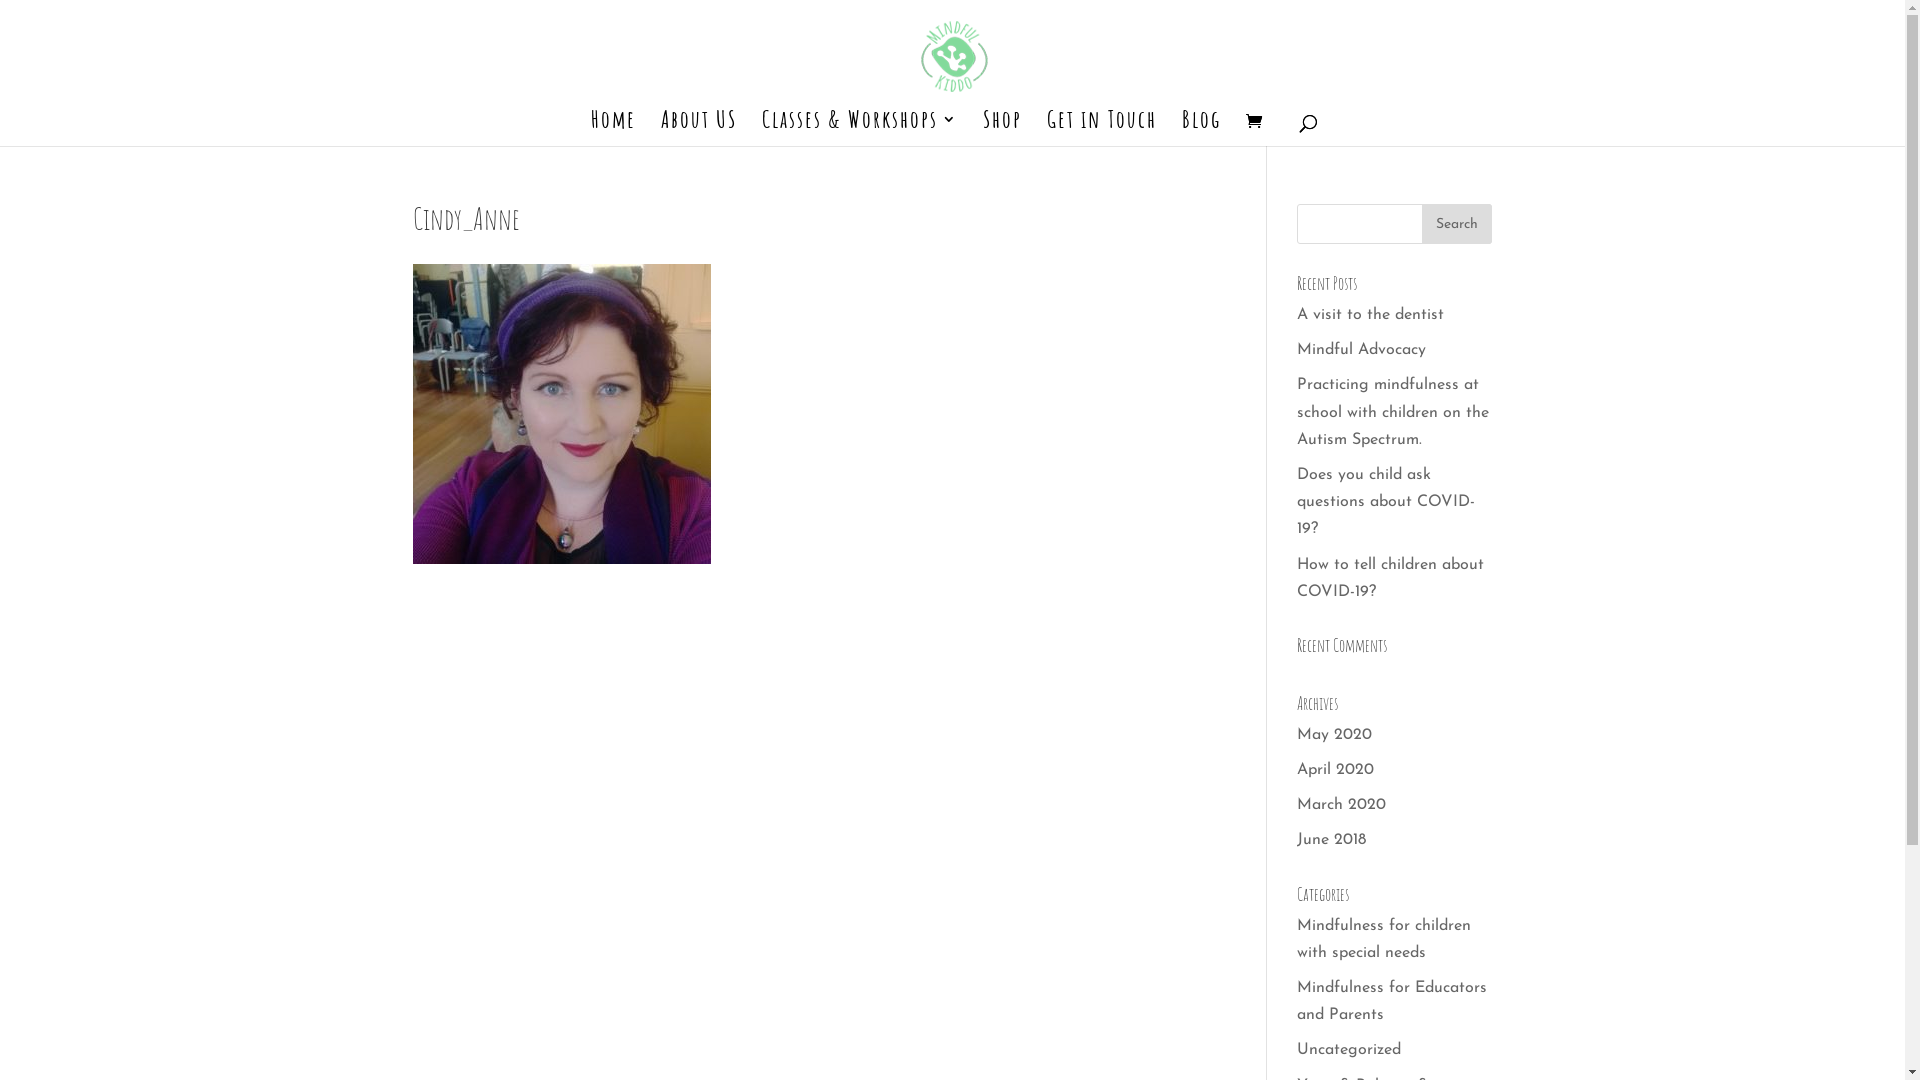  Describe the element at coordinates (611, 128) in the screenshot. I see `'Home'` at that location.